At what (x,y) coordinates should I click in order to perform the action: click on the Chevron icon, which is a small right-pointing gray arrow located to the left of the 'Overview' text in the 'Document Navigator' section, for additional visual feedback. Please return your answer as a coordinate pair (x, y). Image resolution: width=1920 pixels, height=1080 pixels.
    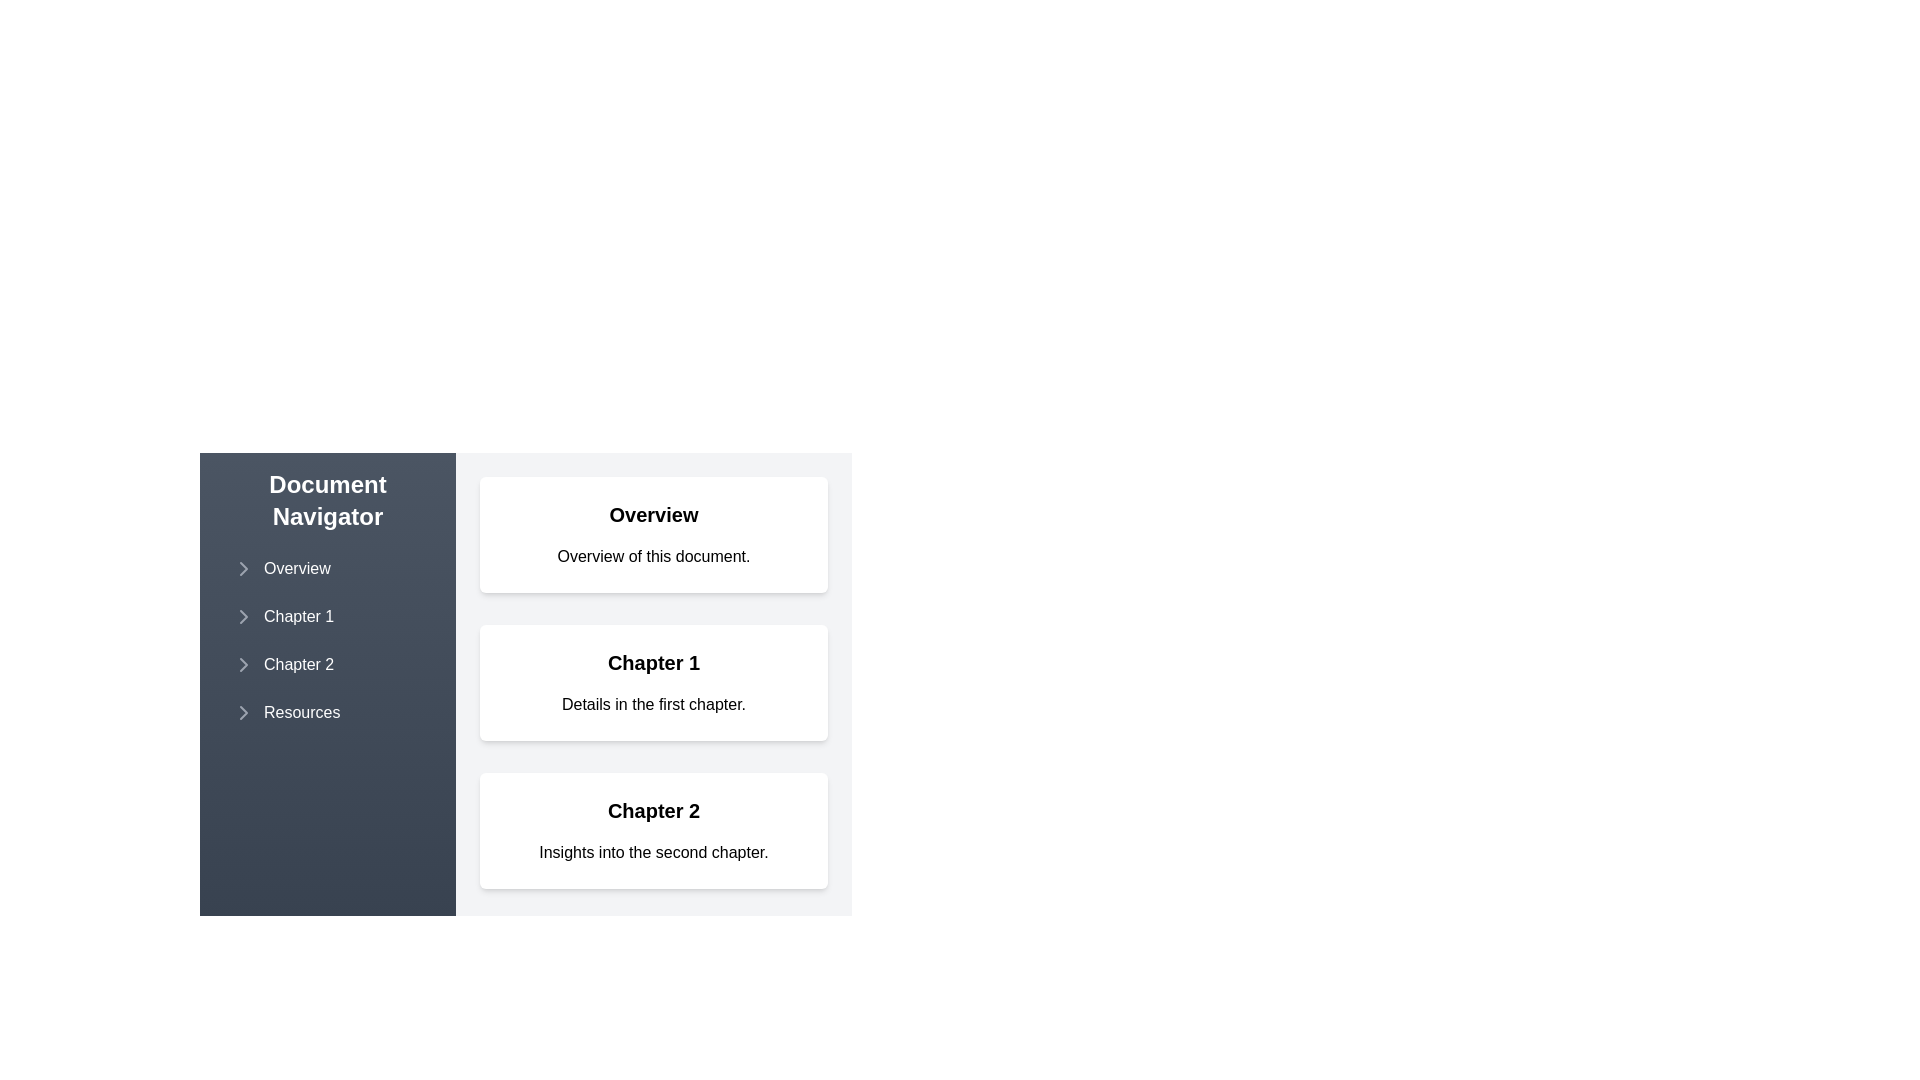
    Looking at the image, I should click on (243, 569).